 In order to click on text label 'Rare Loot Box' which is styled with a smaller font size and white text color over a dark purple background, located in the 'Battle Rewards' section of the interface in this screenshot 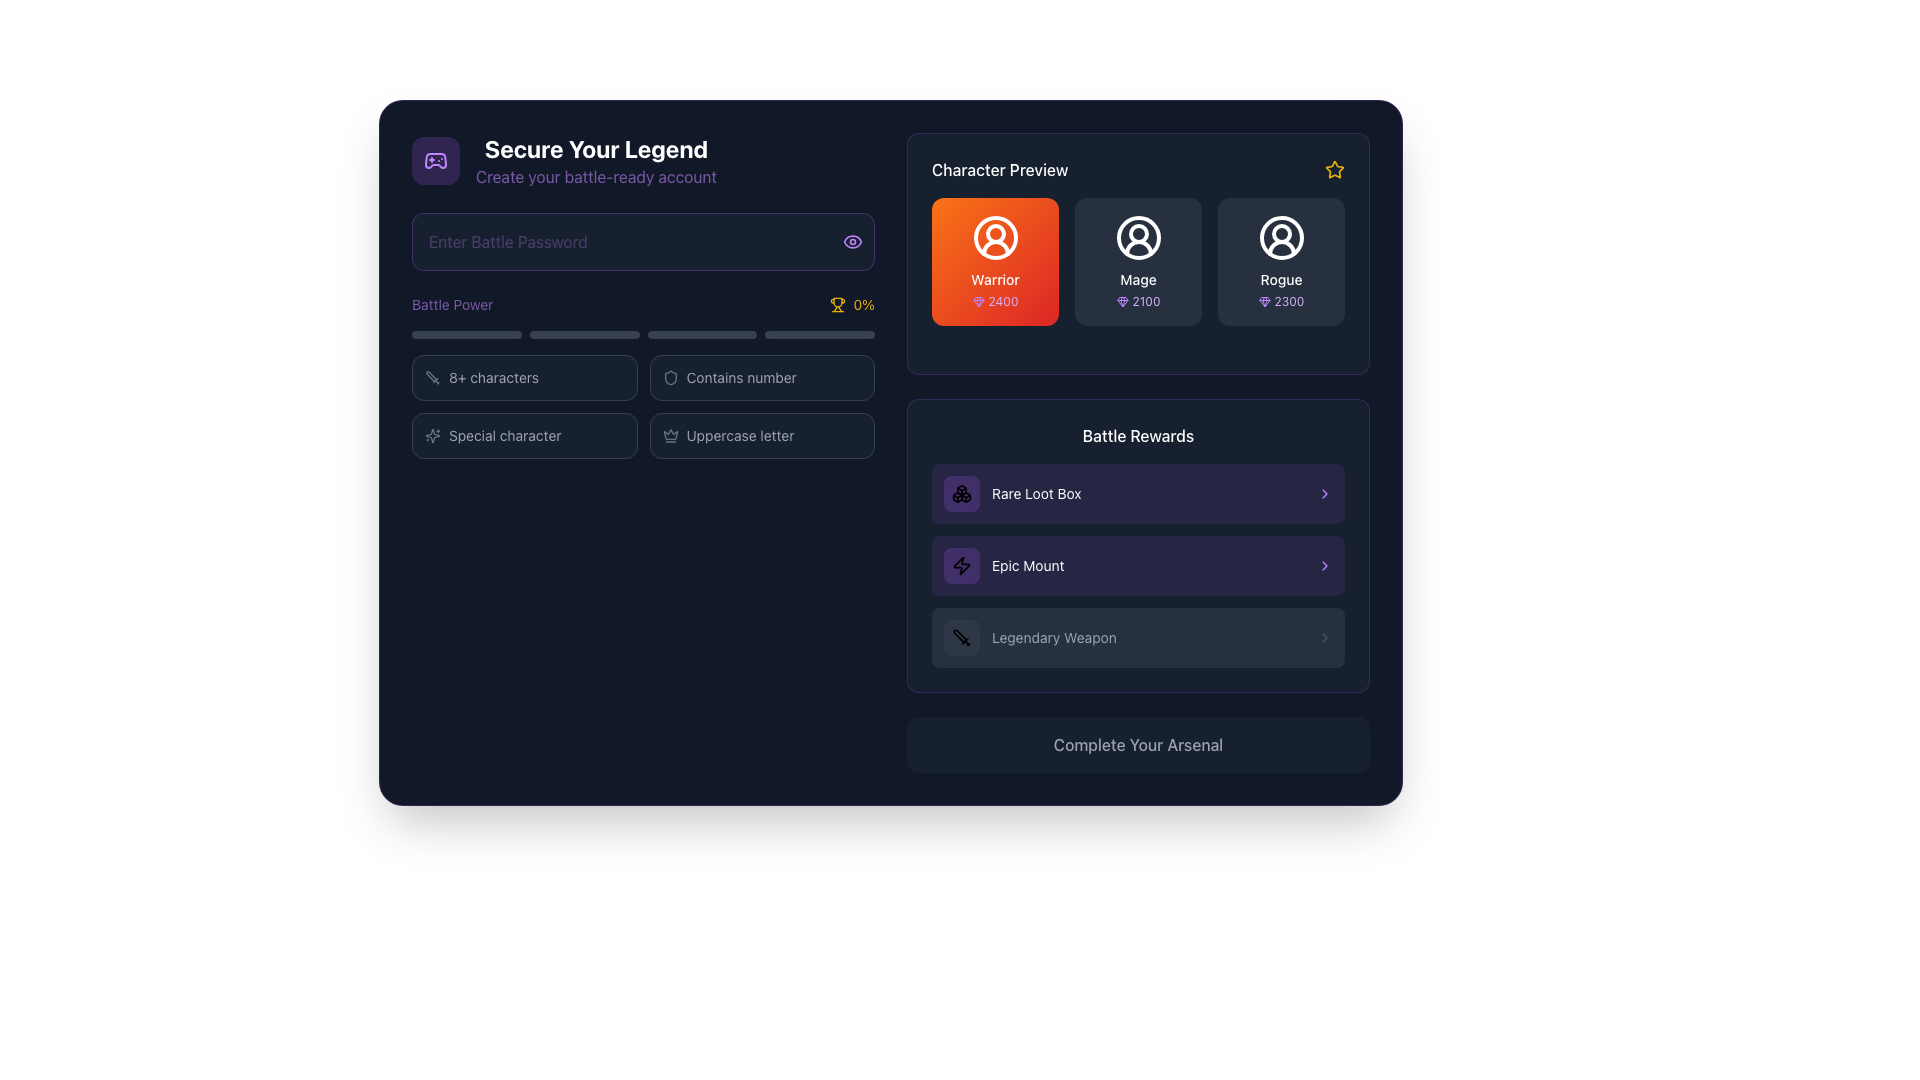, I will do `click(1036, 493)`.